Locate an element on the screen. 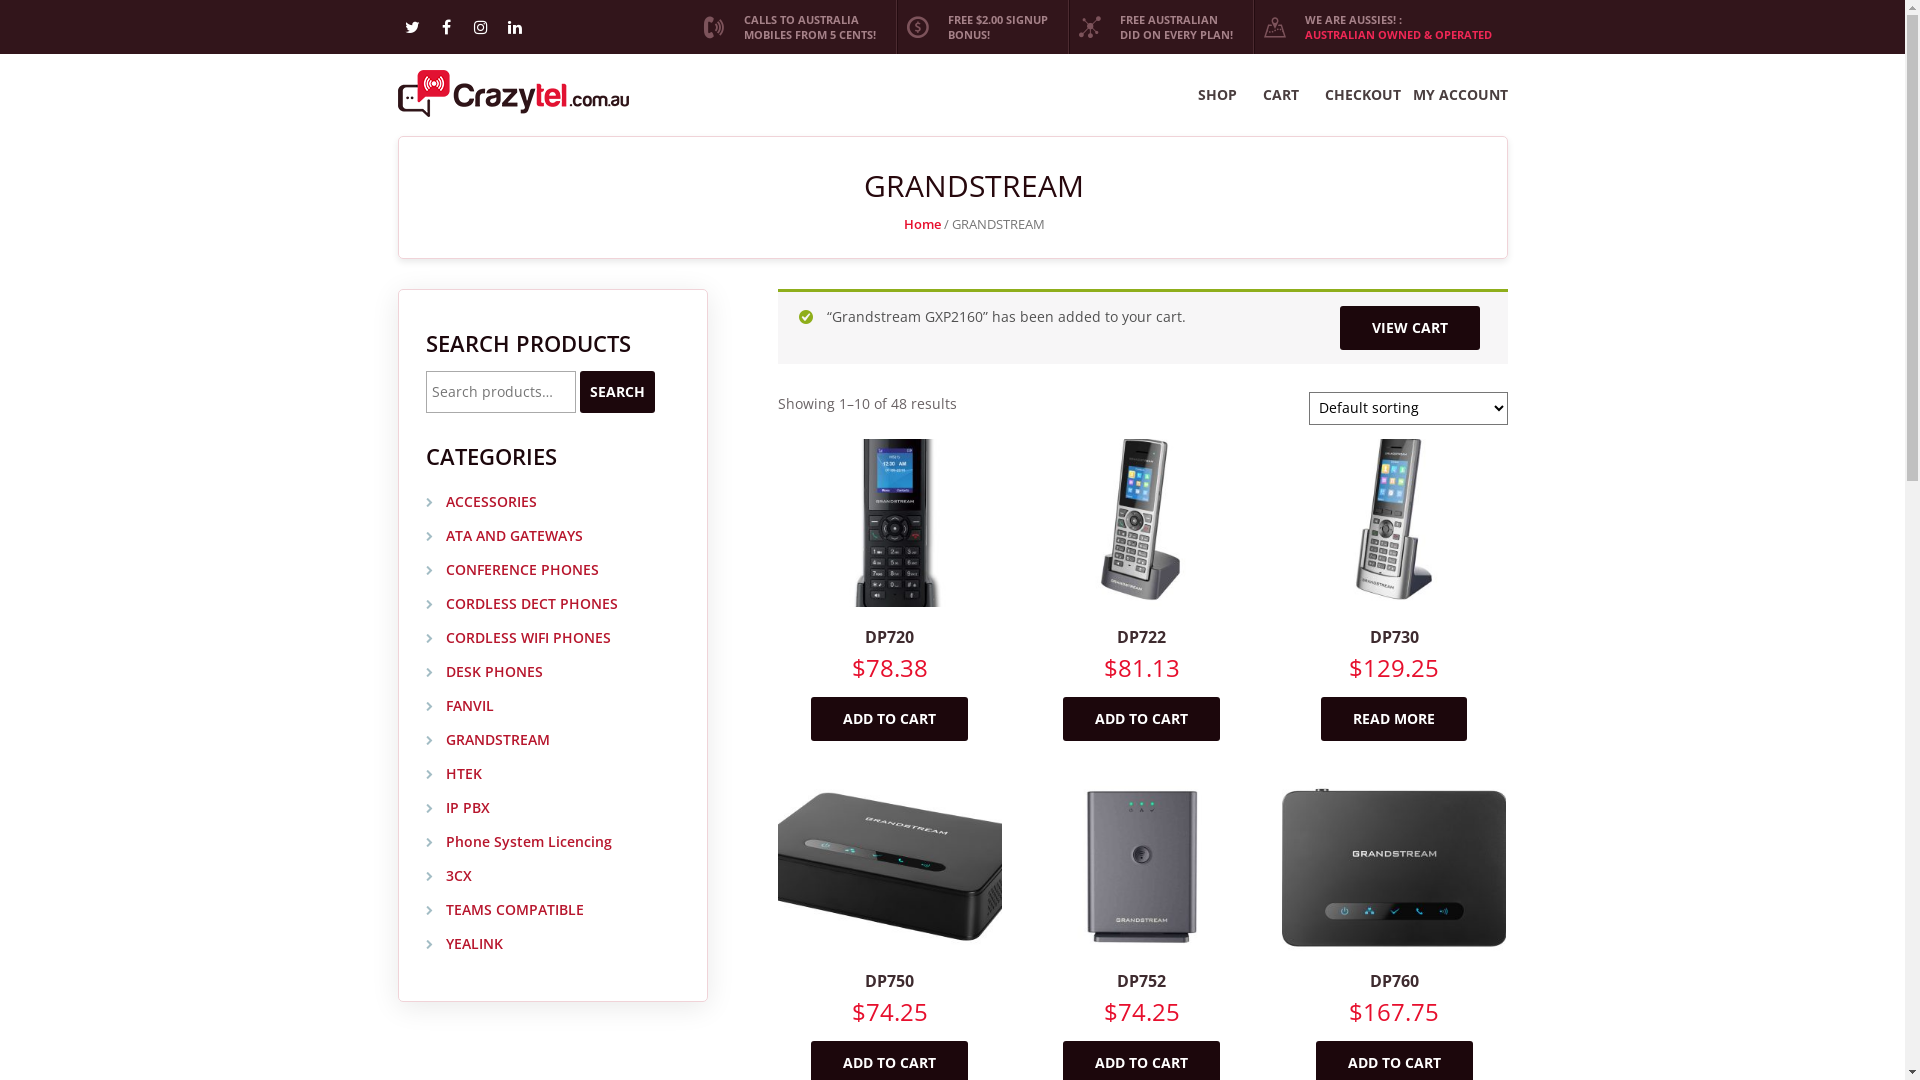 This screenshot has height=1080, width=1920. 'HTEK' is located at coordinates (453, 773).